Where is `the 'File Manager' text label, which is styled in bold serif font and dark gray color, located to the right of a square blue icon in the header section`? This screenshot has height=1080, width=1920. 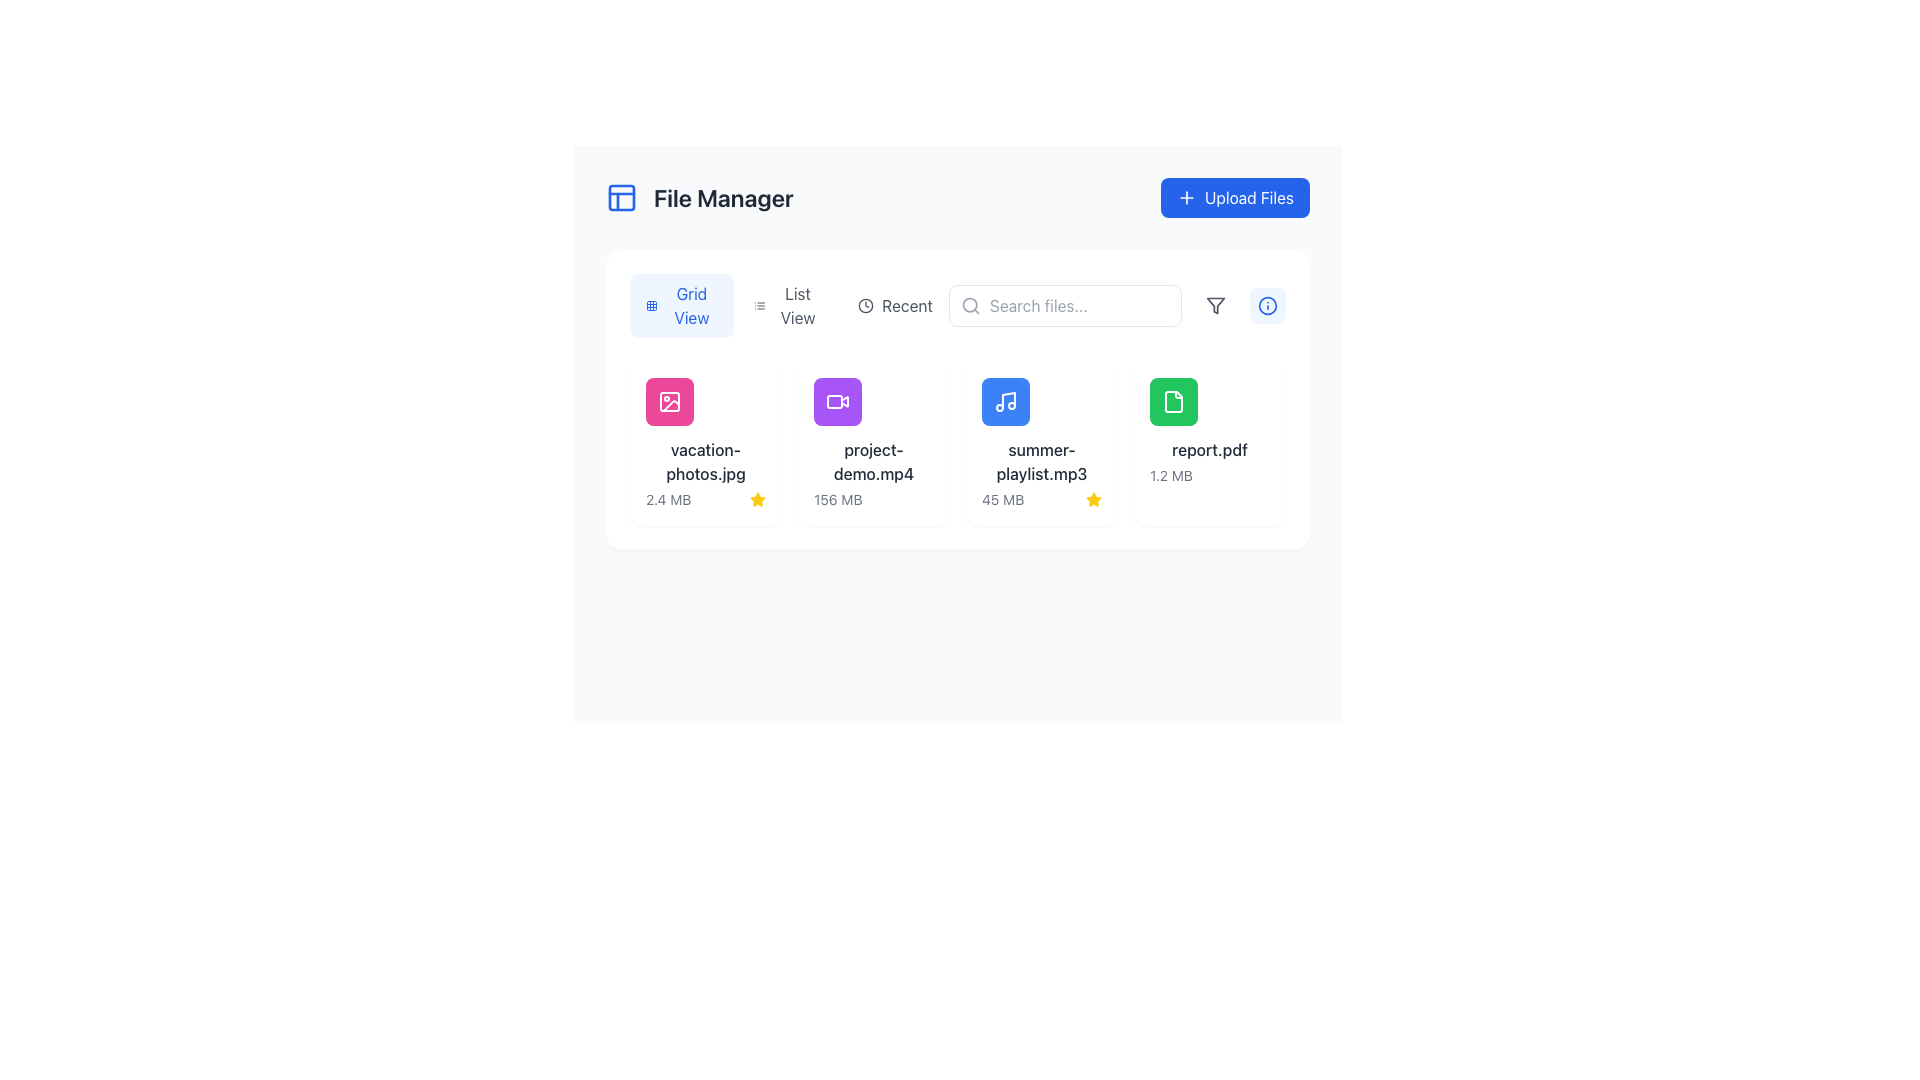
the 'File Manager' text label, which is styled in bold serif font and dark gray color, located to the right of a square blue icon in the header section is located at coordinates (722, 197).